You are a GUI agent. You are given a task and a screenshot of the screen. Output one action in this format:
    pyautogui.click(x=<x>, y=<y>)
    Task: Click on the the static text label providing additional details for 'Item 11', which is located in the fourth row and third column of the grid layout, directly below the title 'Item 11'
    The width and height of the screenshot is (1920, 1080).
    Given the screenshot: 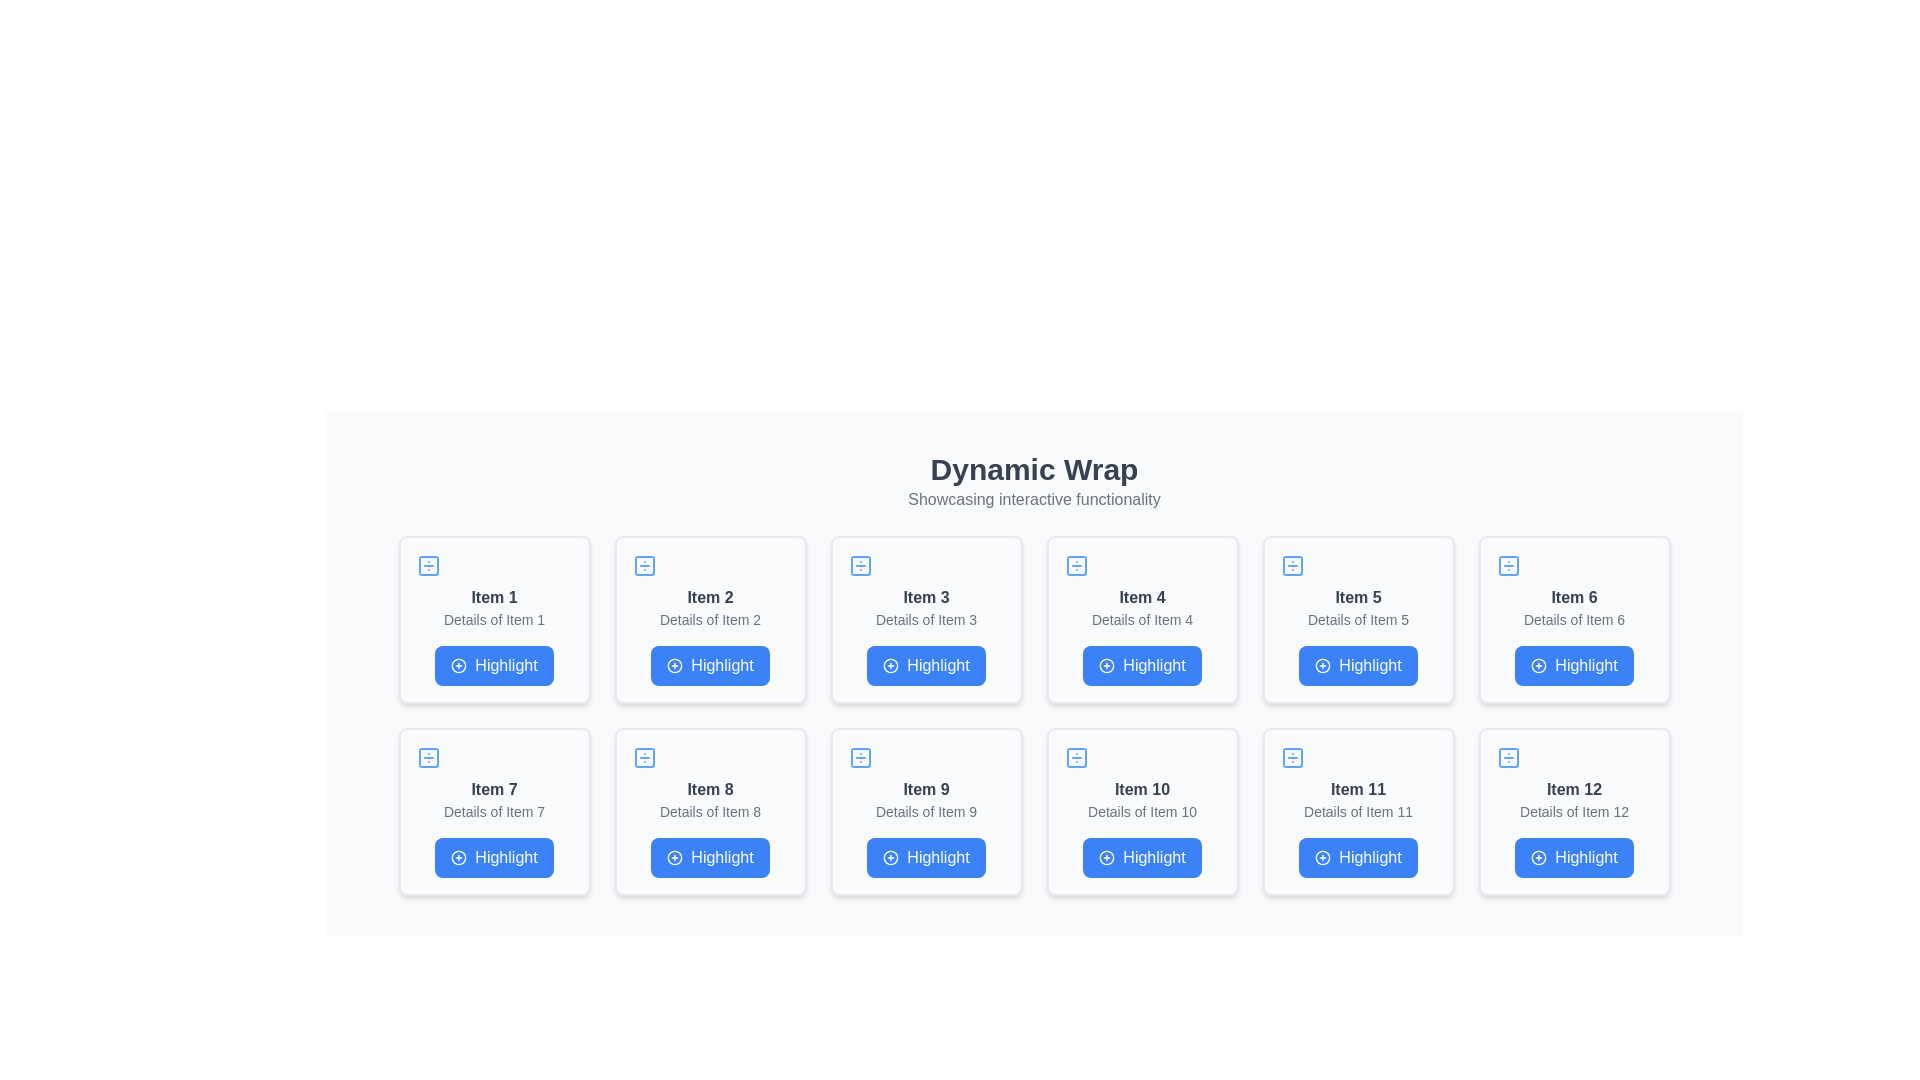 What is the action you would take?
    pyautogui.click(x=1358, y=812)
    